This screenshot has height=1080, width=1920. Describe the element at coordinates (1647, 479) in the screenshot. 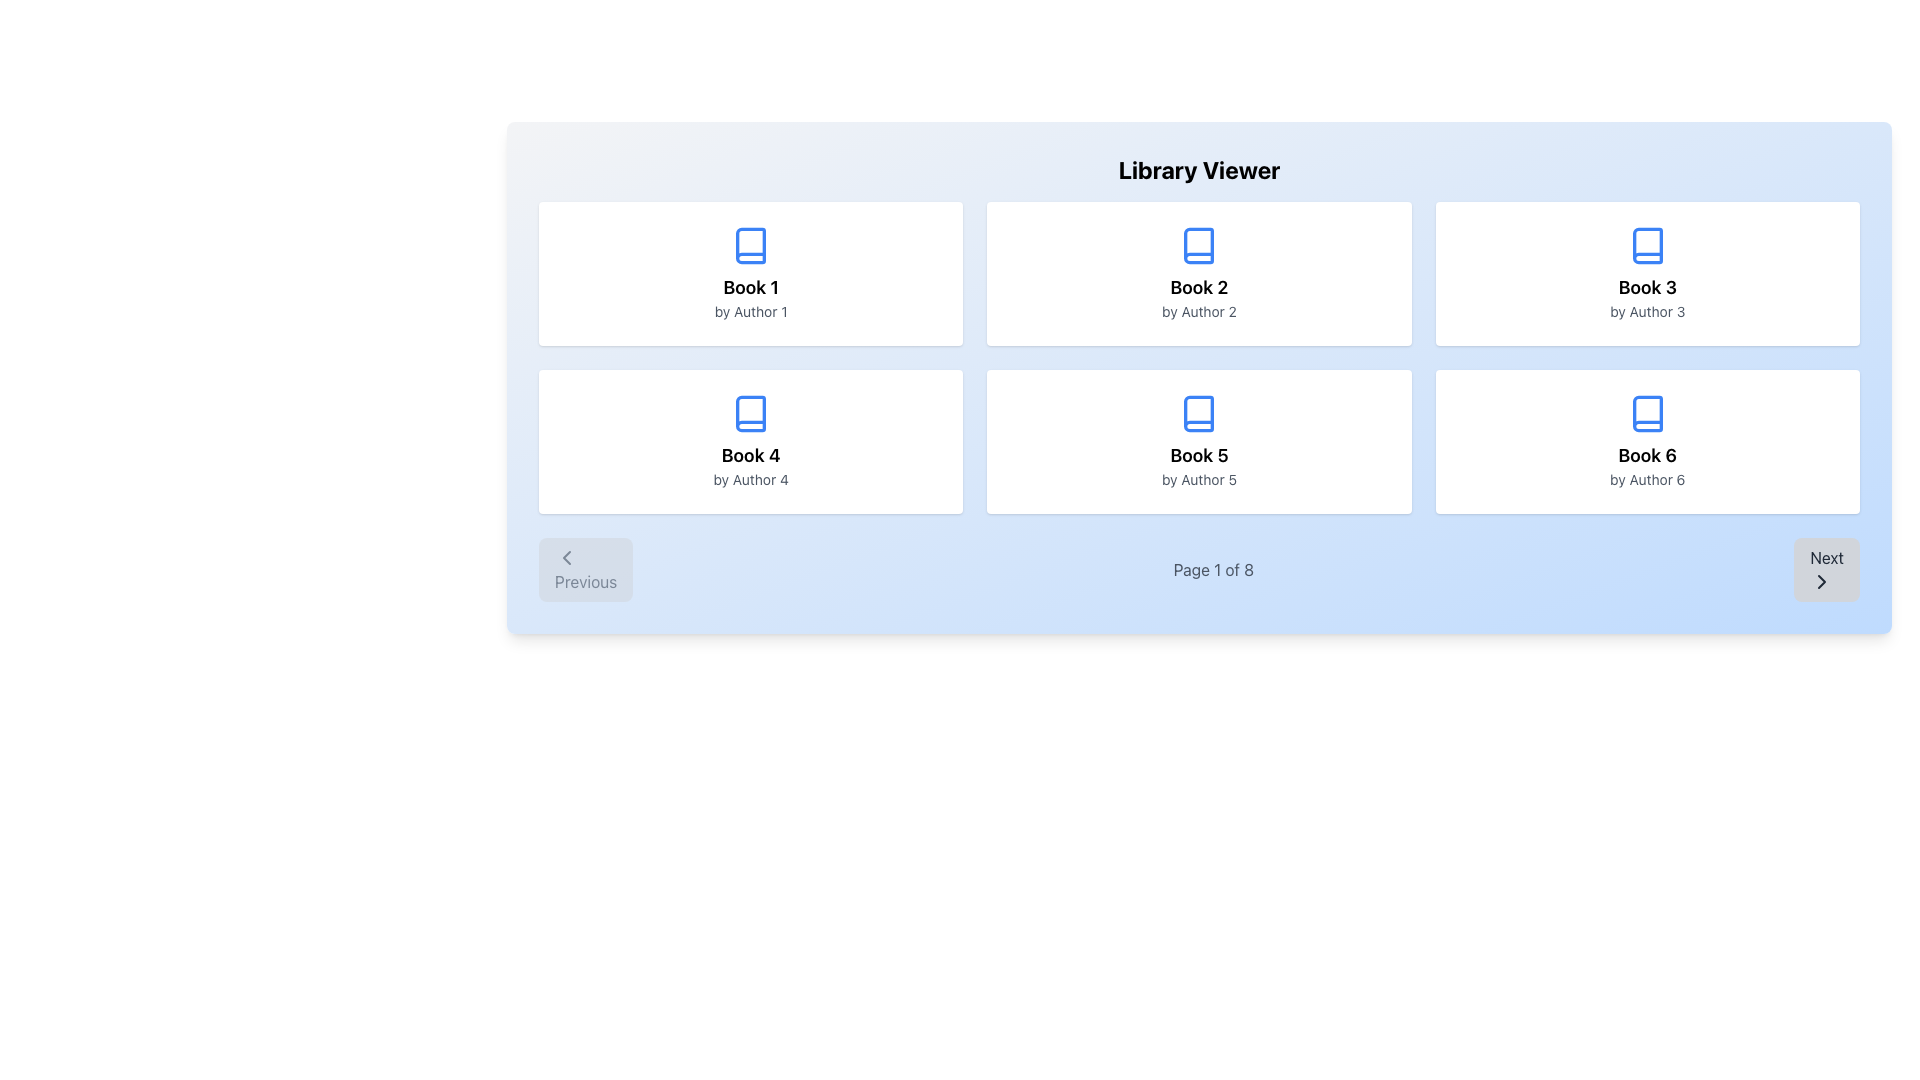

I see `the text label displaying 'by Author 6' located below 'Book 6' within the sixth card in the grid layout` at that location.